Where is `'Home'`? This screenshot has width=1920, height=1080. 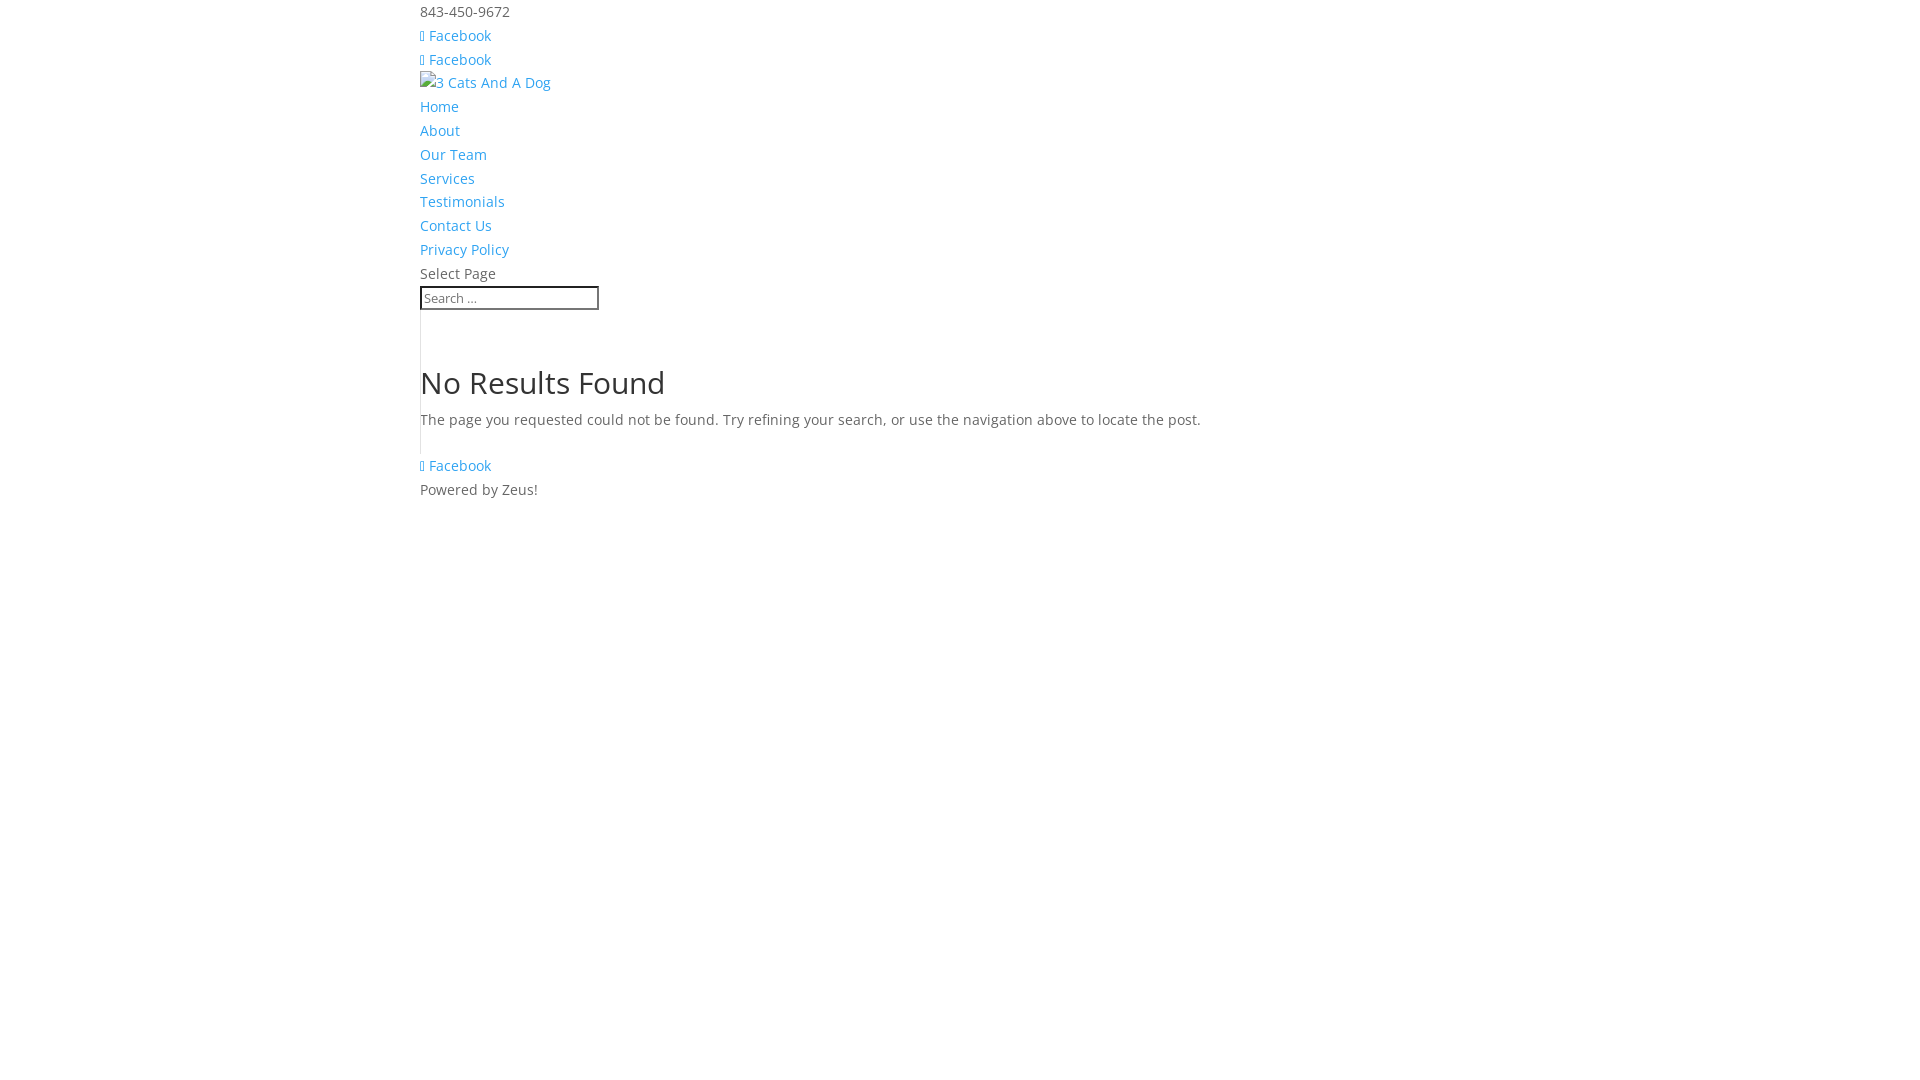 'Home' is located at coordinates (438, 106).